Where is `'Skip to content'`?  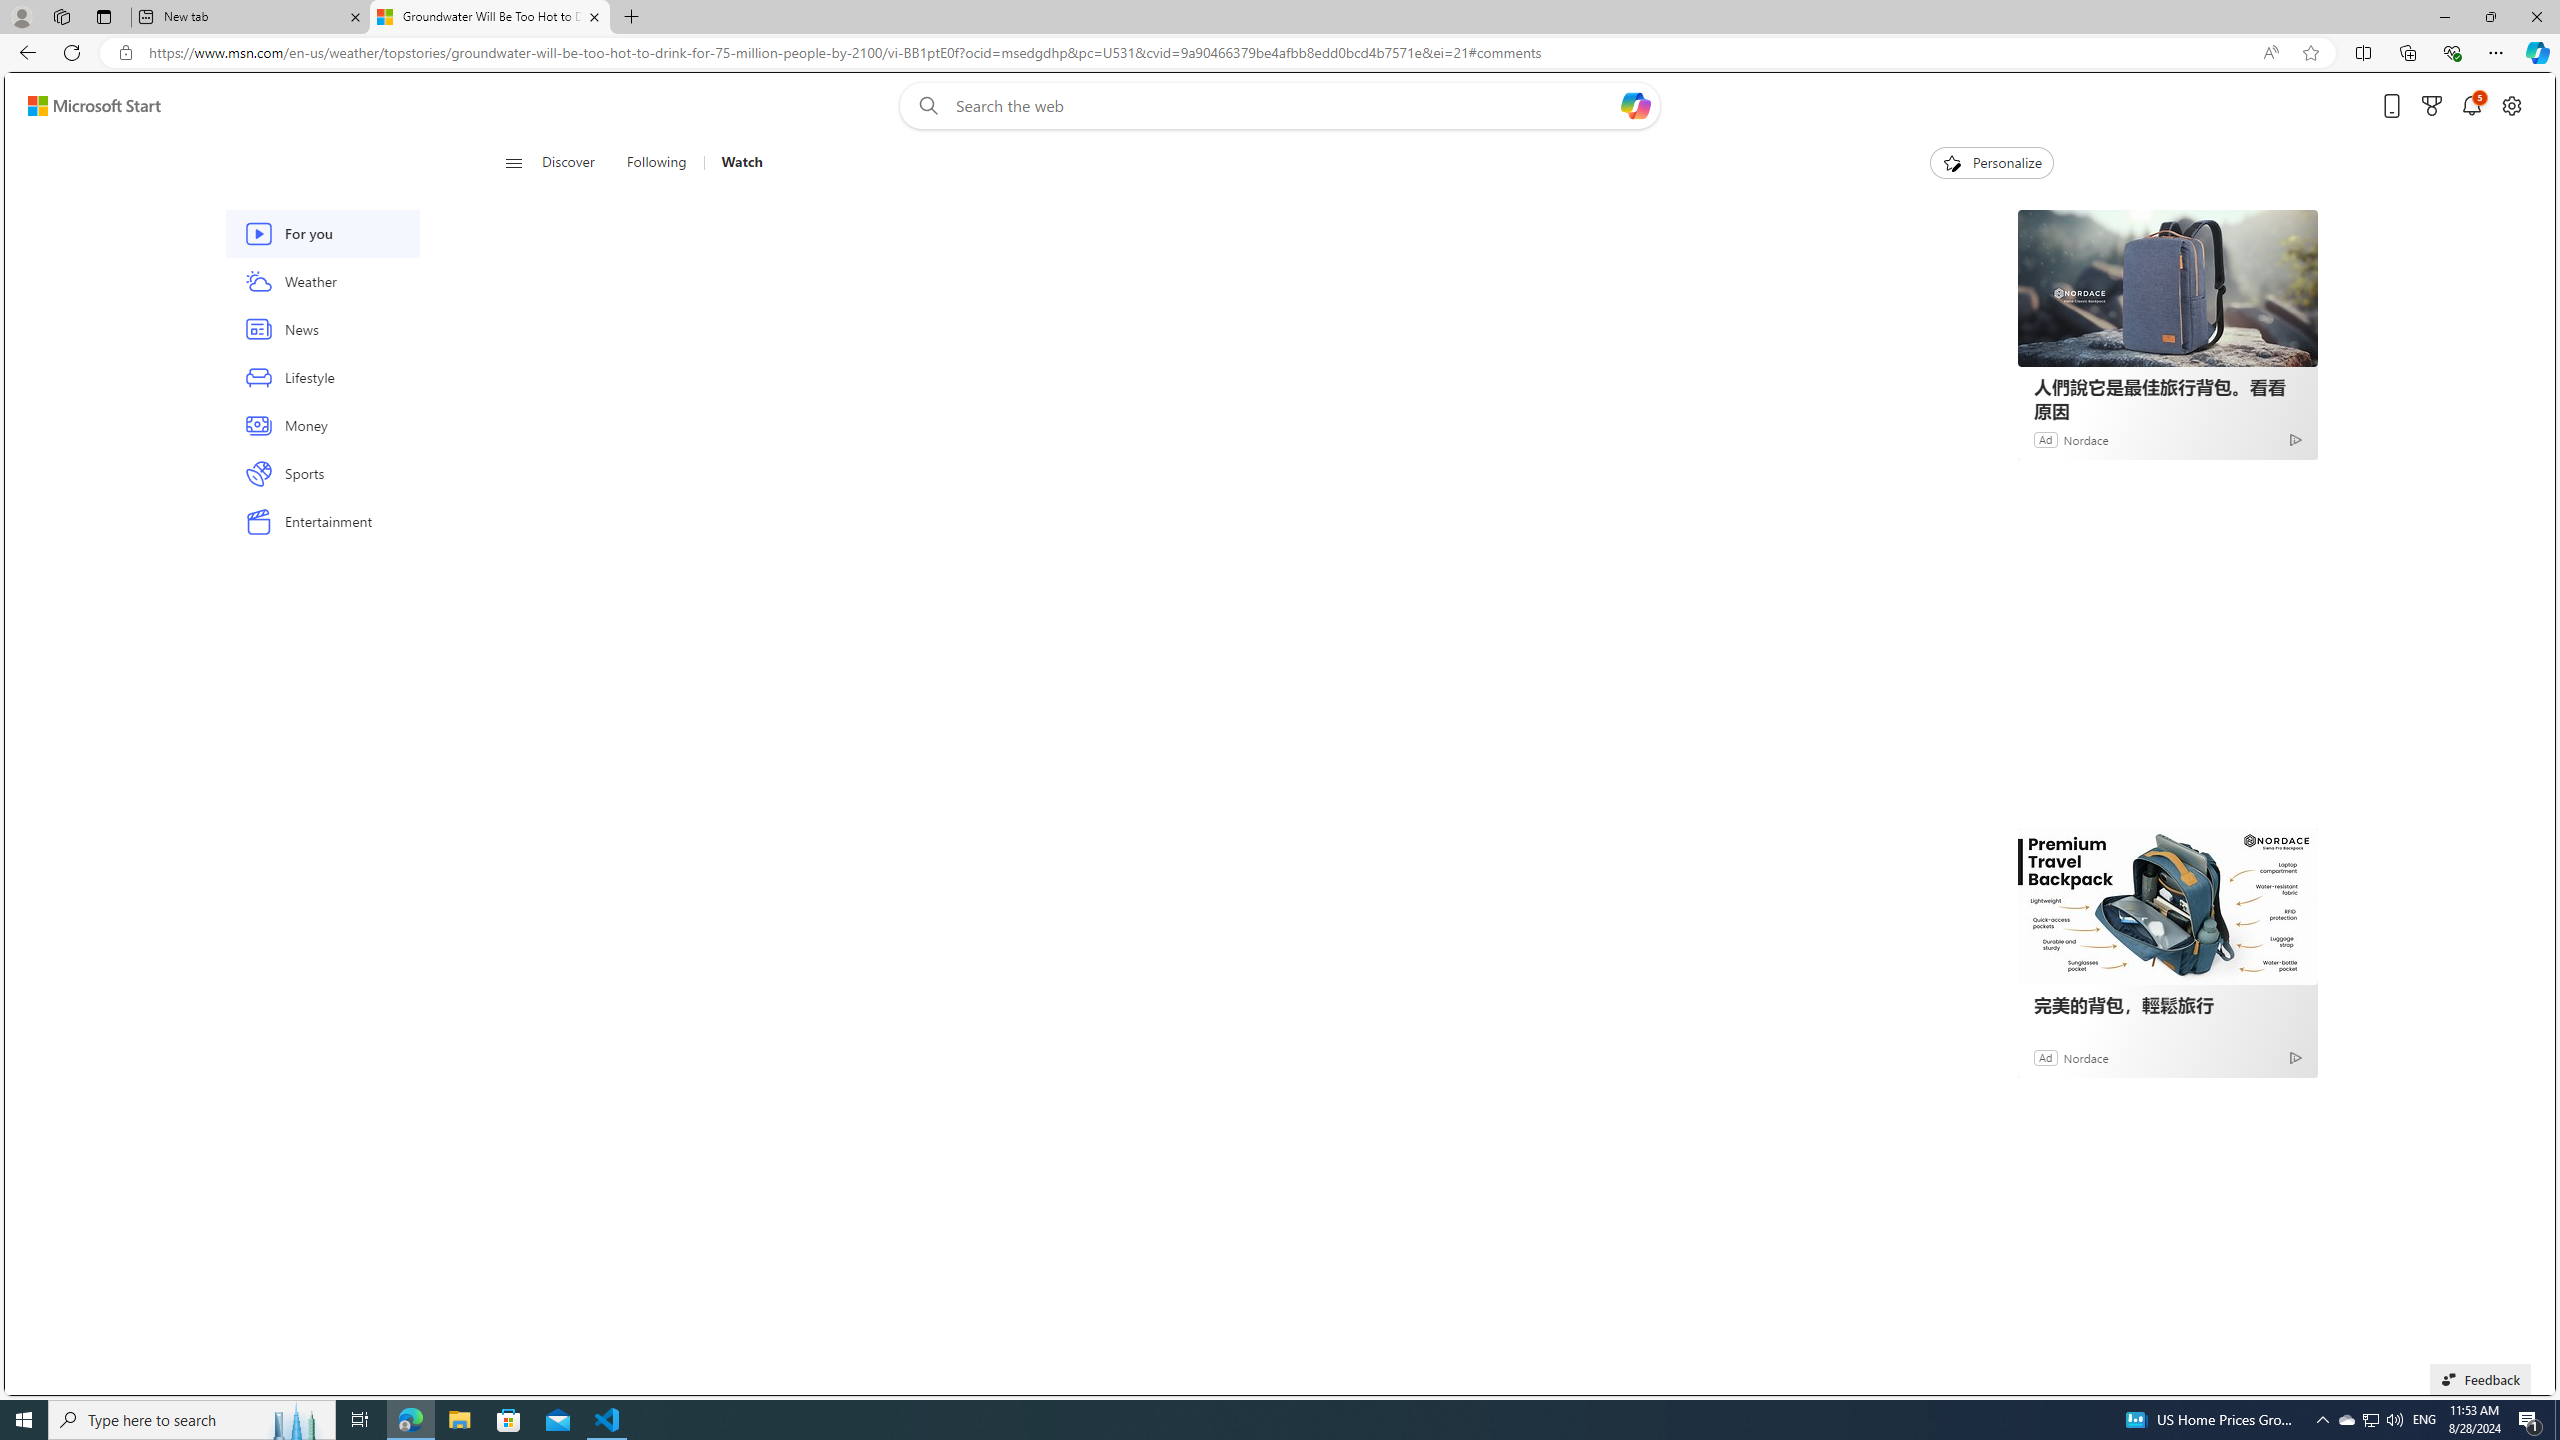
'Skip to content' is located at coordinates (86, 104).